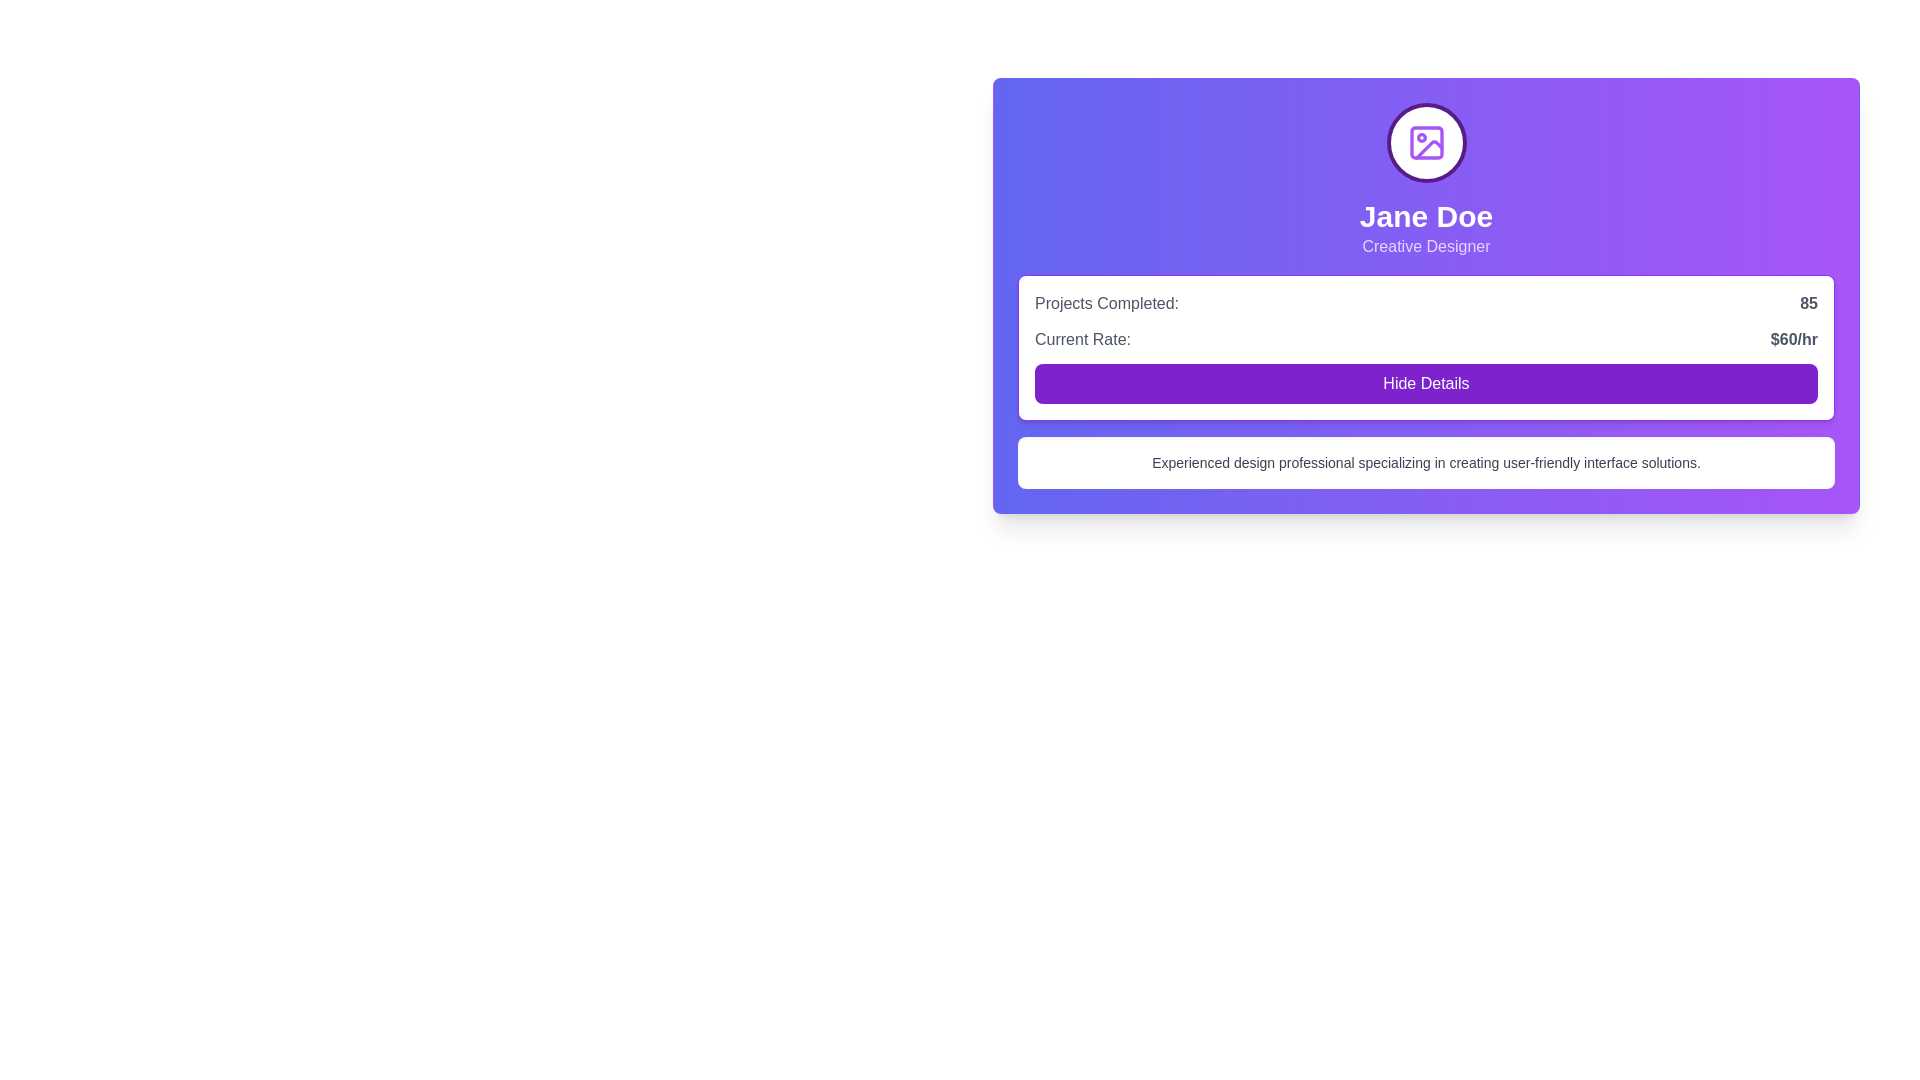 Image resolution: width=1920 pixels, height=1080 pixels. Describe the element at coordinates (1425, 216) in the screenshot. I see `the 'Jane Doe' text label, which is styled in a bold, large font and located in a gradient purple header, positioned between an icon above and the 'Creative Designer' label below` at that location.